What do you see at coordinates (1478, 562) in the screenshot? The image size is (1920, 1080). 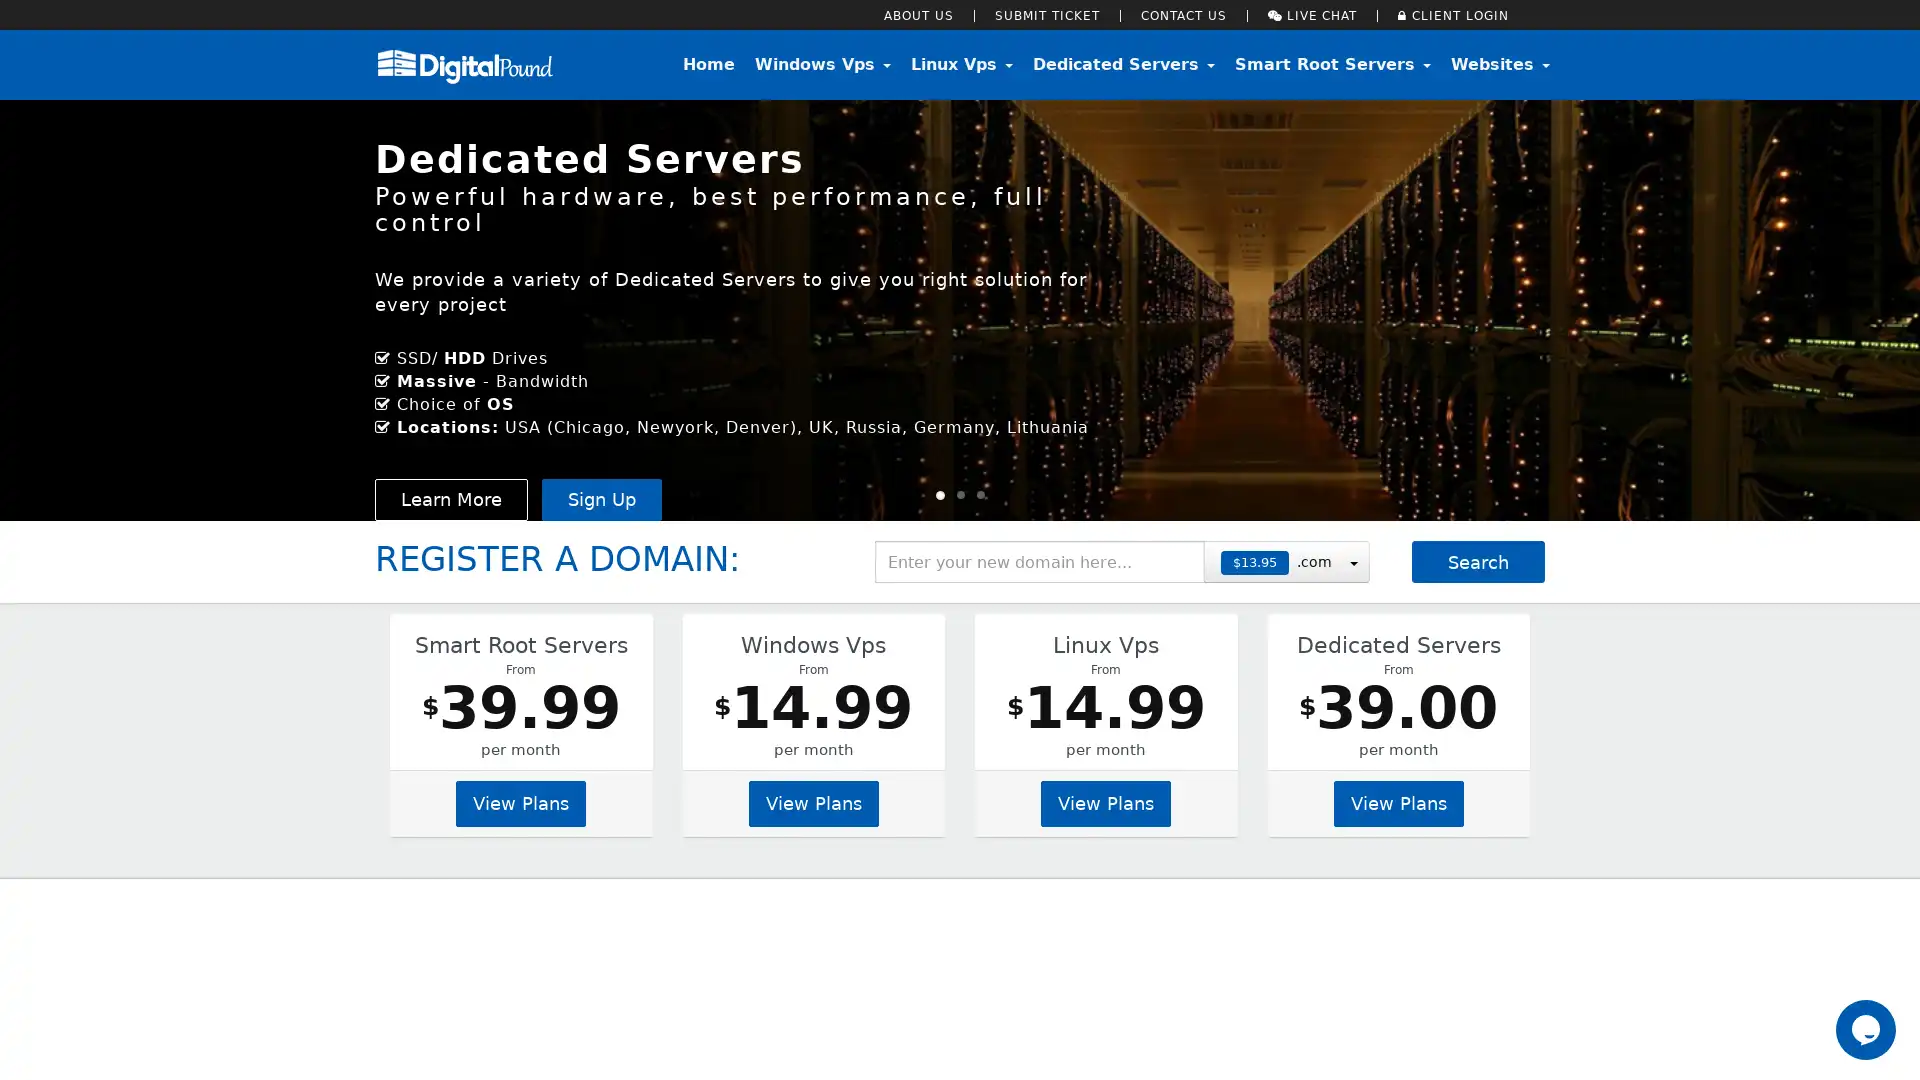 I see `Search` at bounding box center [1478, 562].